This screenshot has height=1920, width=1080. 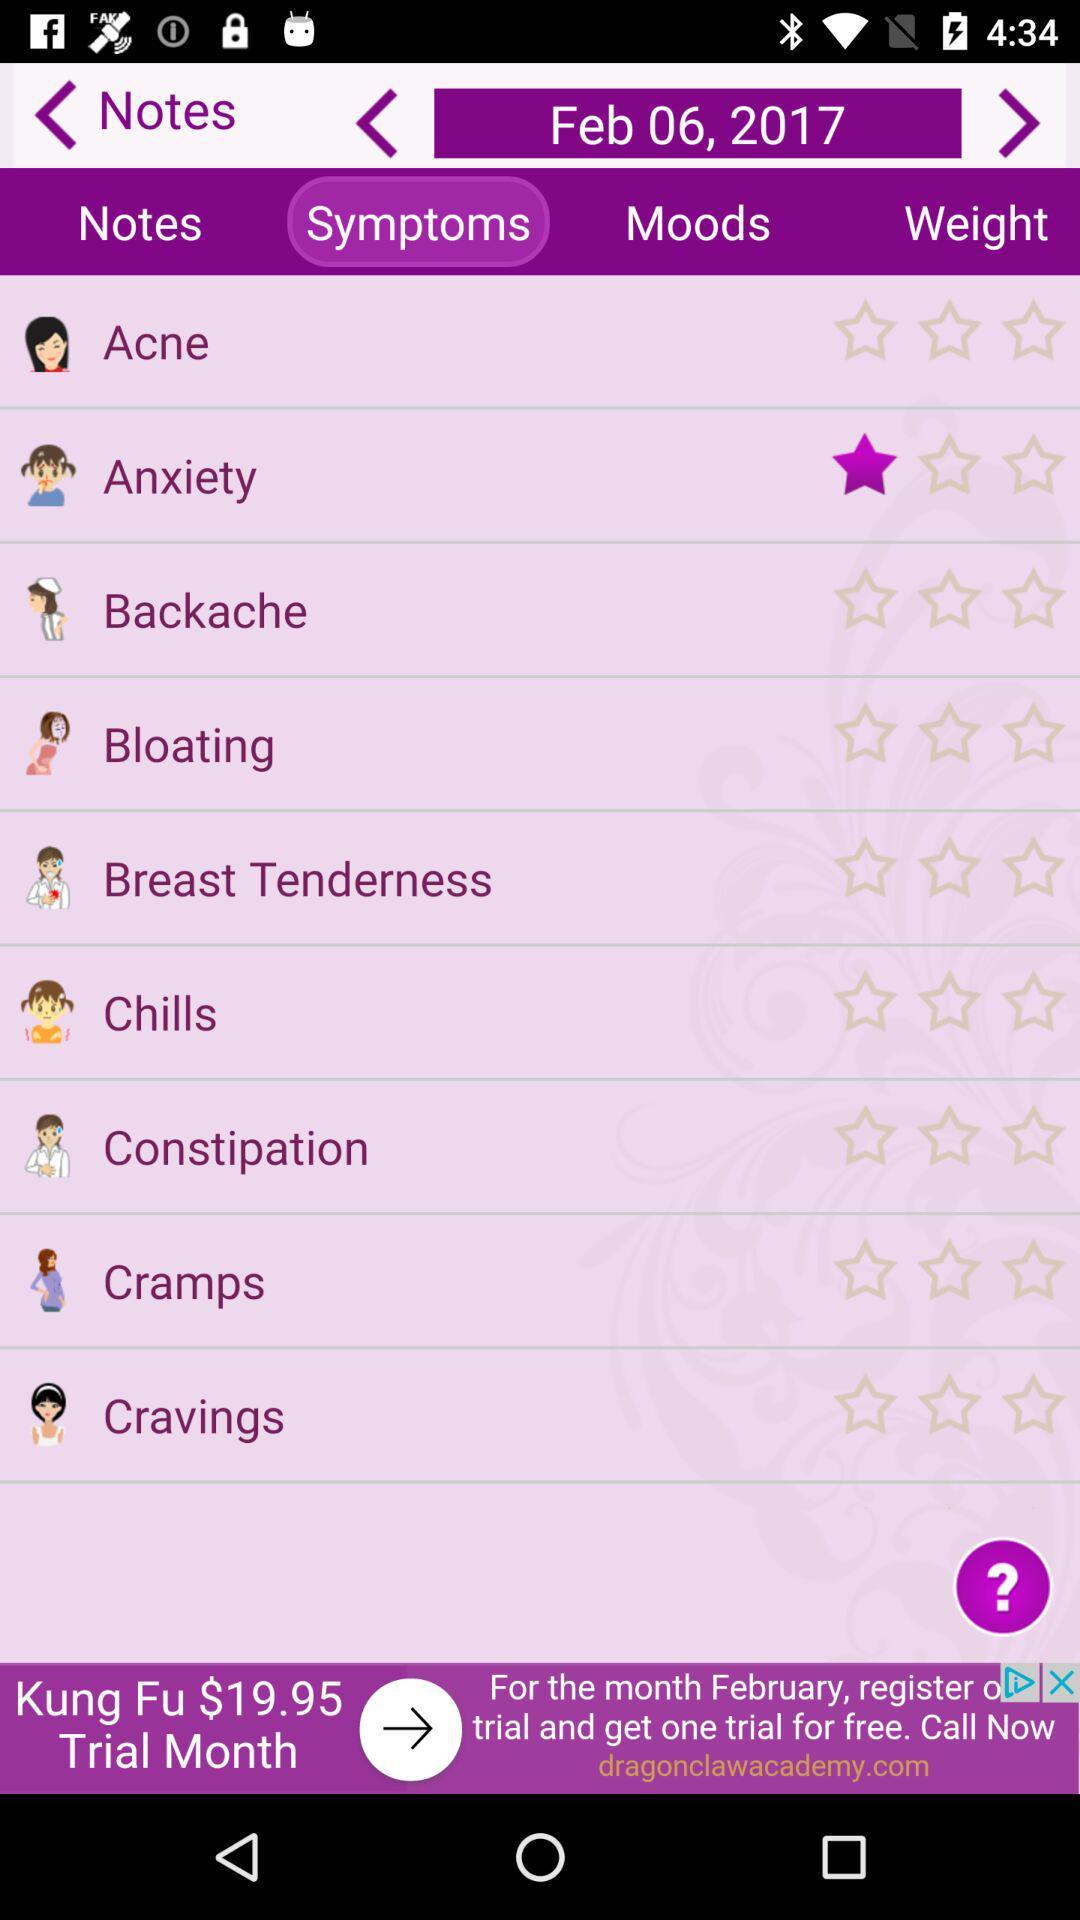 I want to click on rate by clicking stars, so click(x=947, y=1280).